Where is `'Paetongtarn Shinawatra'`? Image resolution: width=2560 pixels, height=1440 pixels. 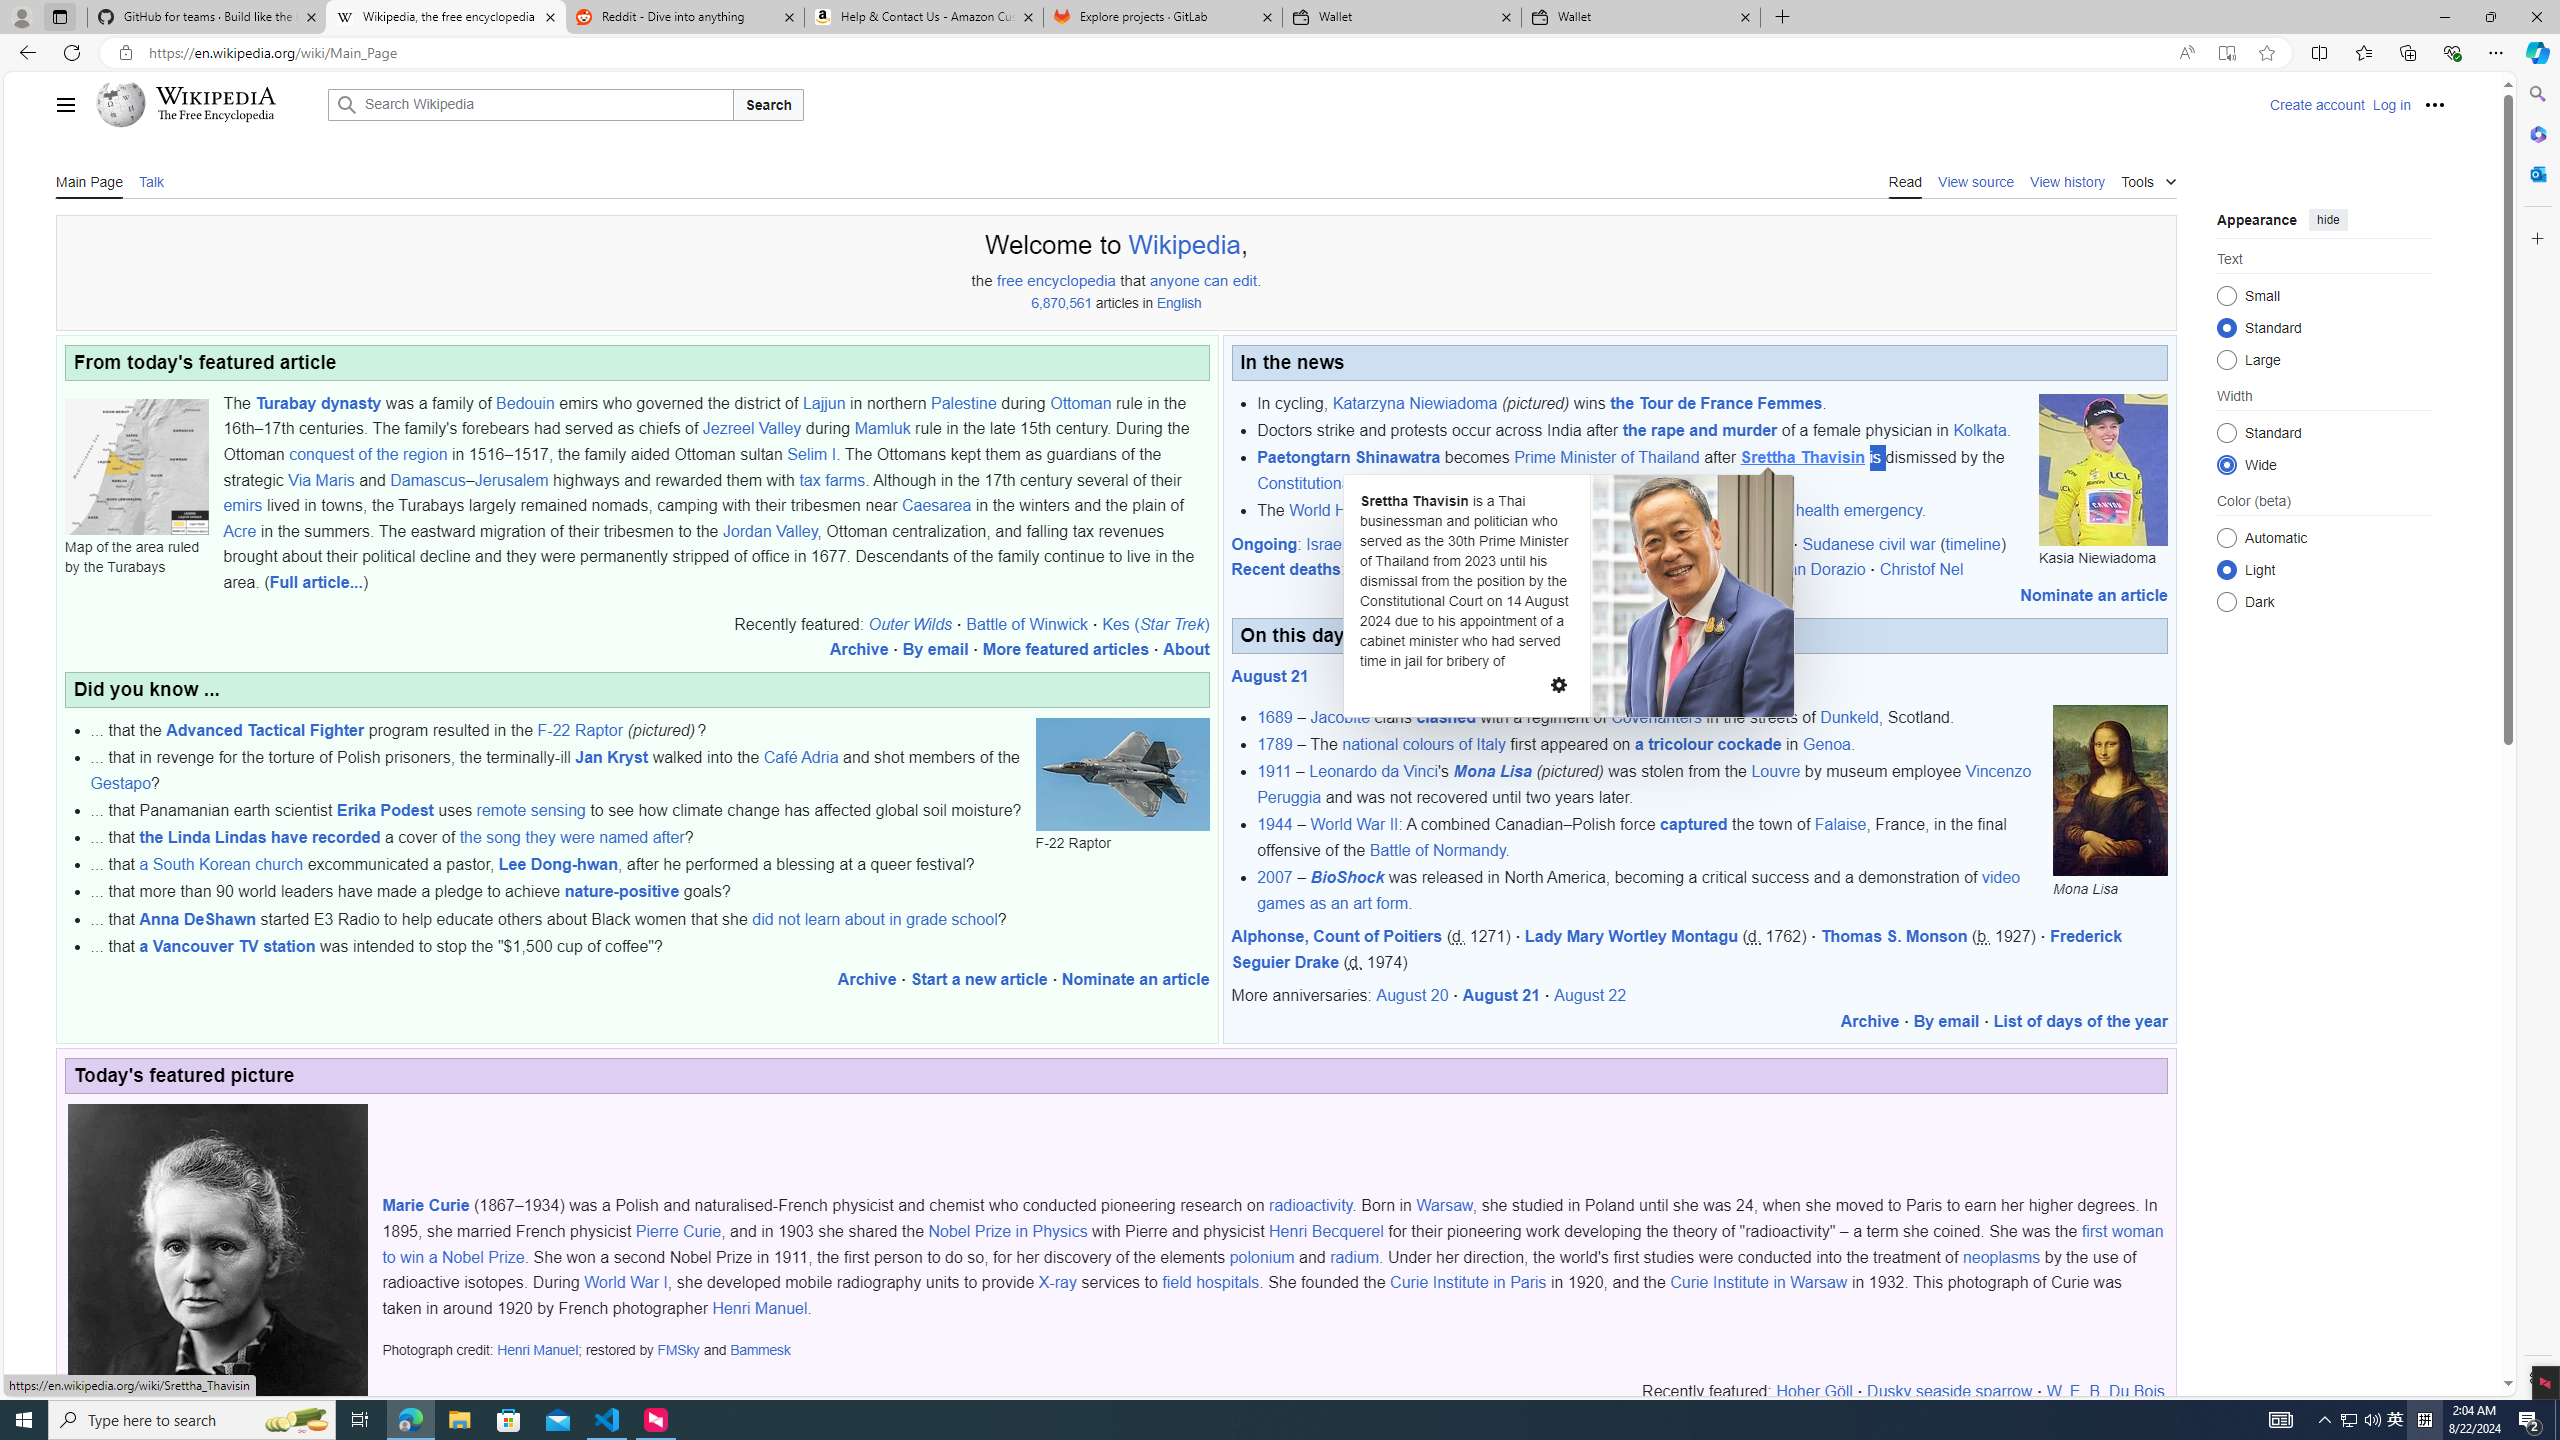 'Paetongtarn Shinawatra' is located at coordinates (1349, 456).